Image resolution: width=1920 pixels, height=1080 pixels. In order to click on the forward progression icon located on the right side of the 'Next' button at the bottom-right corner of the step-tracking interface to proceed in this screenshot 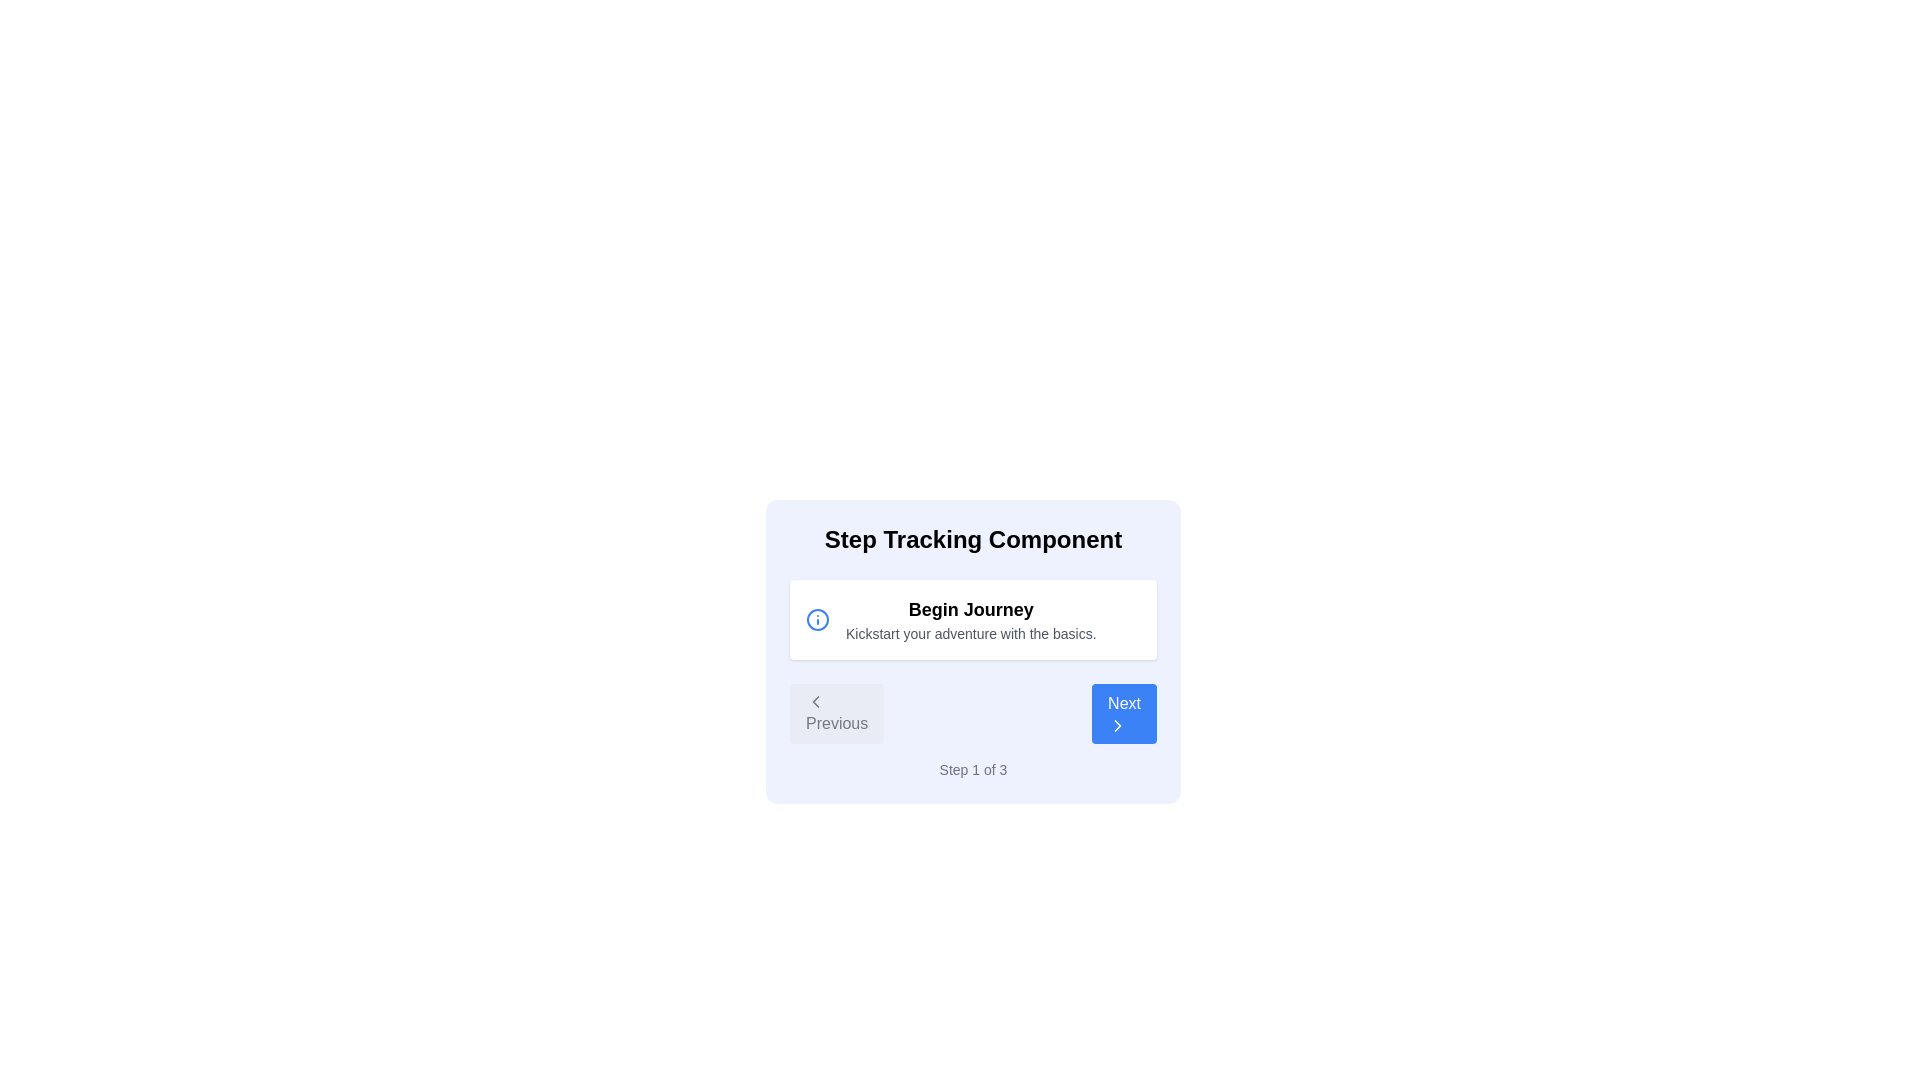, I will do `click(1117, 725)`.